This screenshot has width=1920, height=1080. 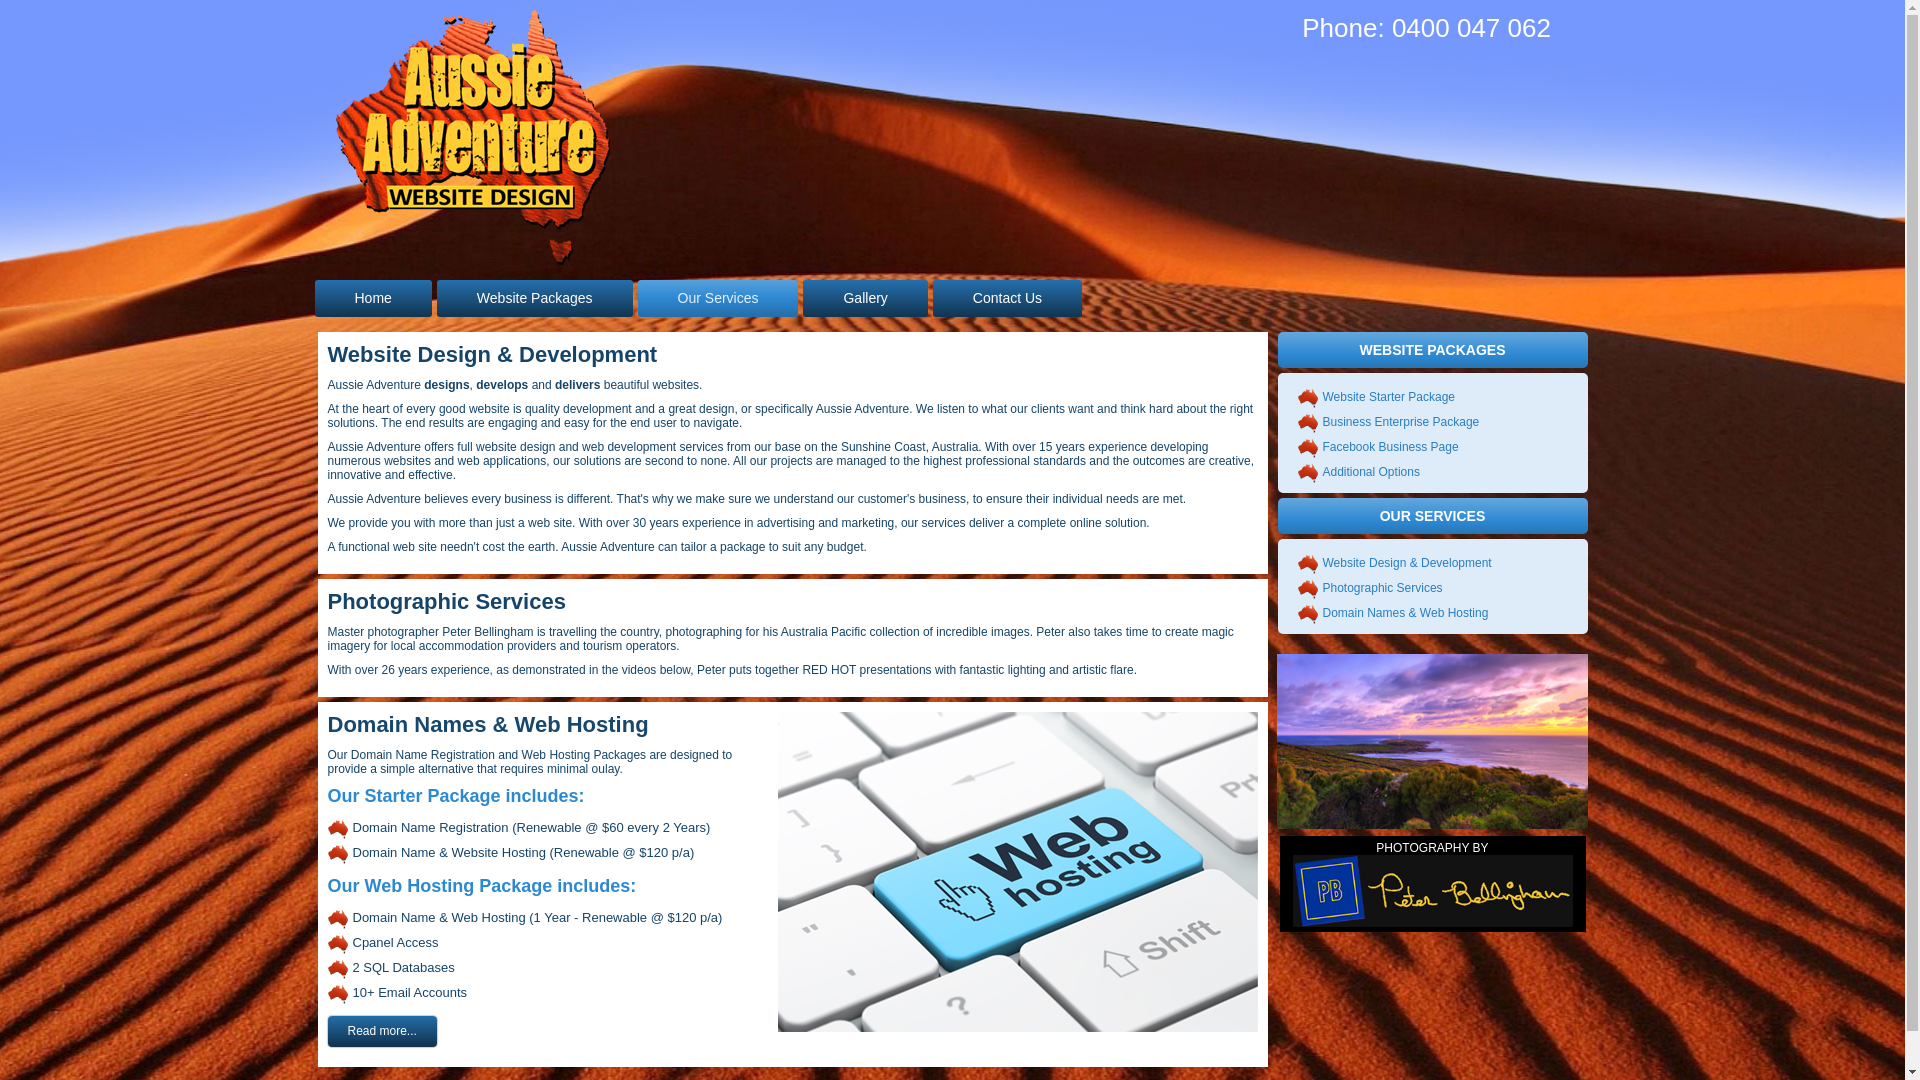 I want to click on 'Contact Us', so click(x=1007, y=298).